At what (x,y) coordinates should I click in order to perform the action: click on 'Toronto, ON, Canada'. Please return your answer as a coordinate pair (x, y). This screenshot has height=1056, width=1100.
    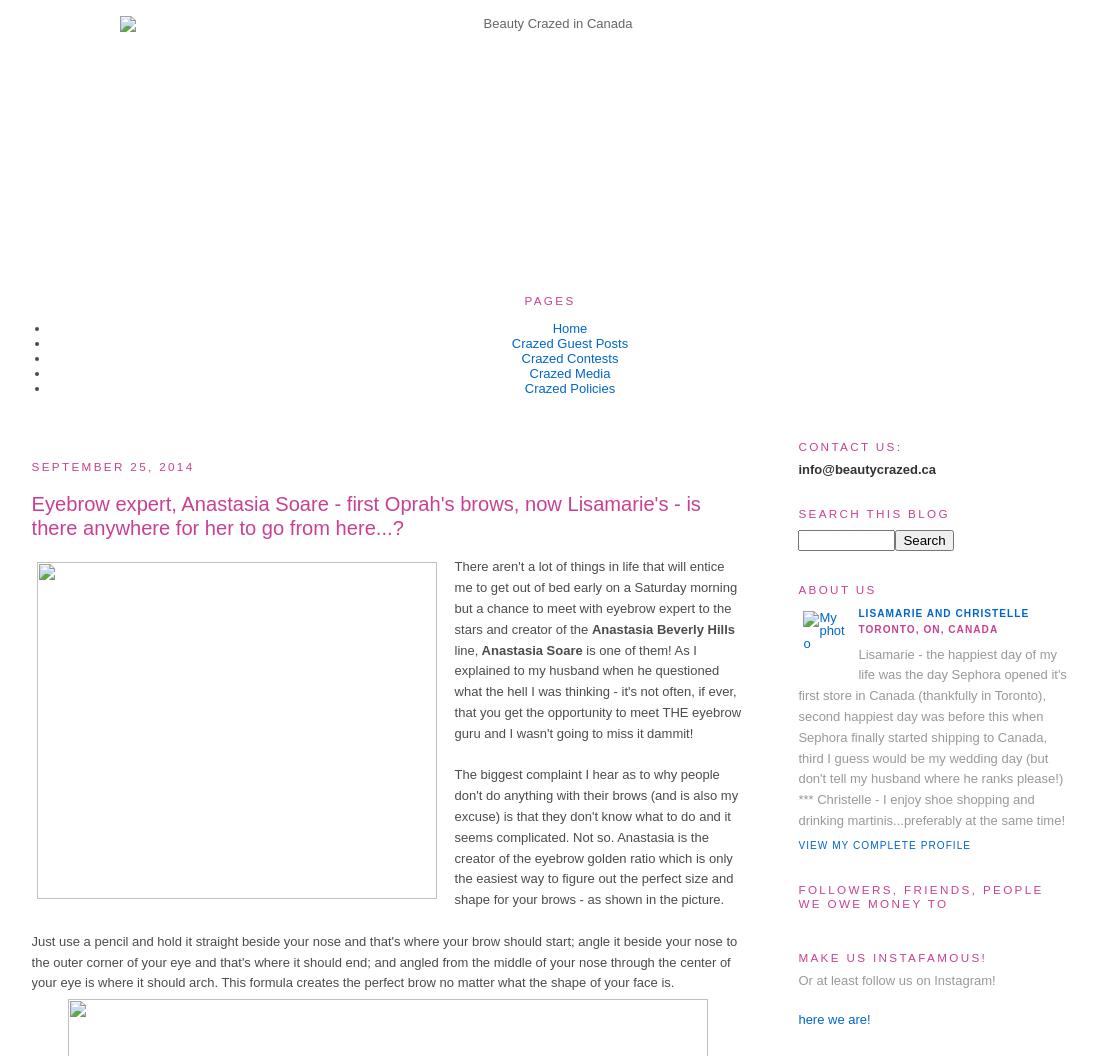
    Looking at the image, I should click on (927, 627).